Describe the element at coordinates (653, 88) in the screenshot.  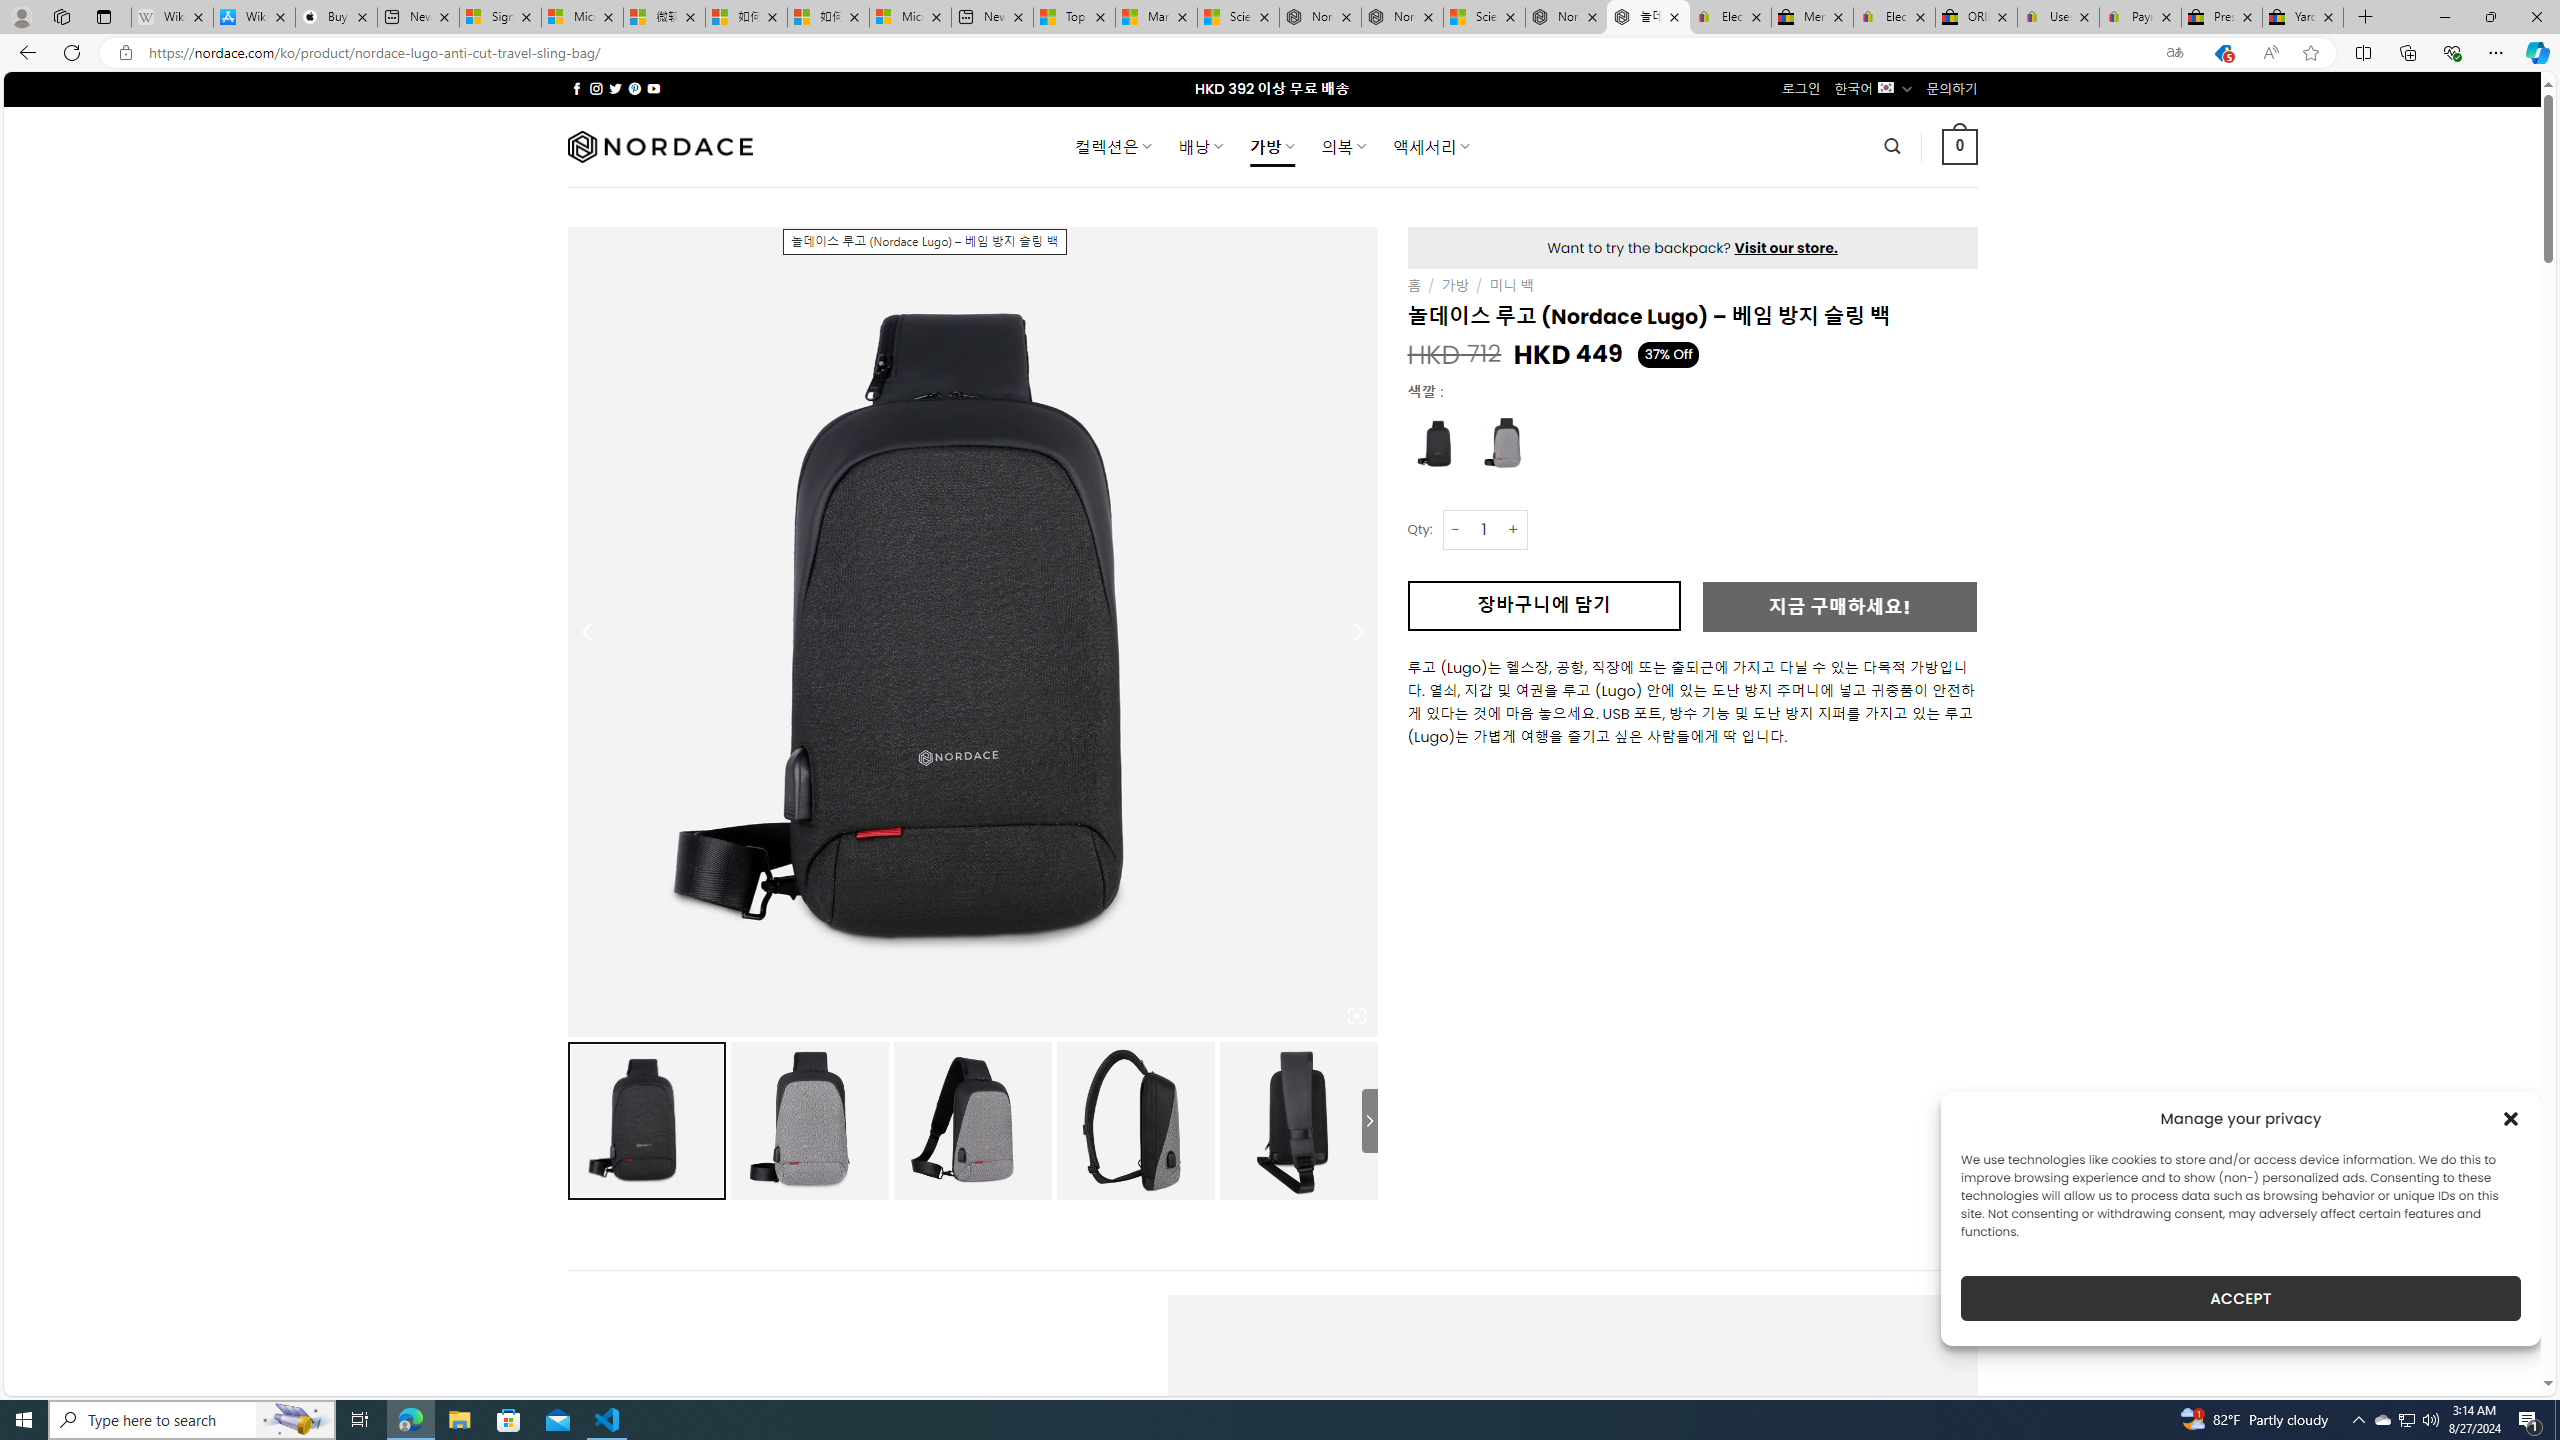
I see `'Follow on YouTube'` at that location.